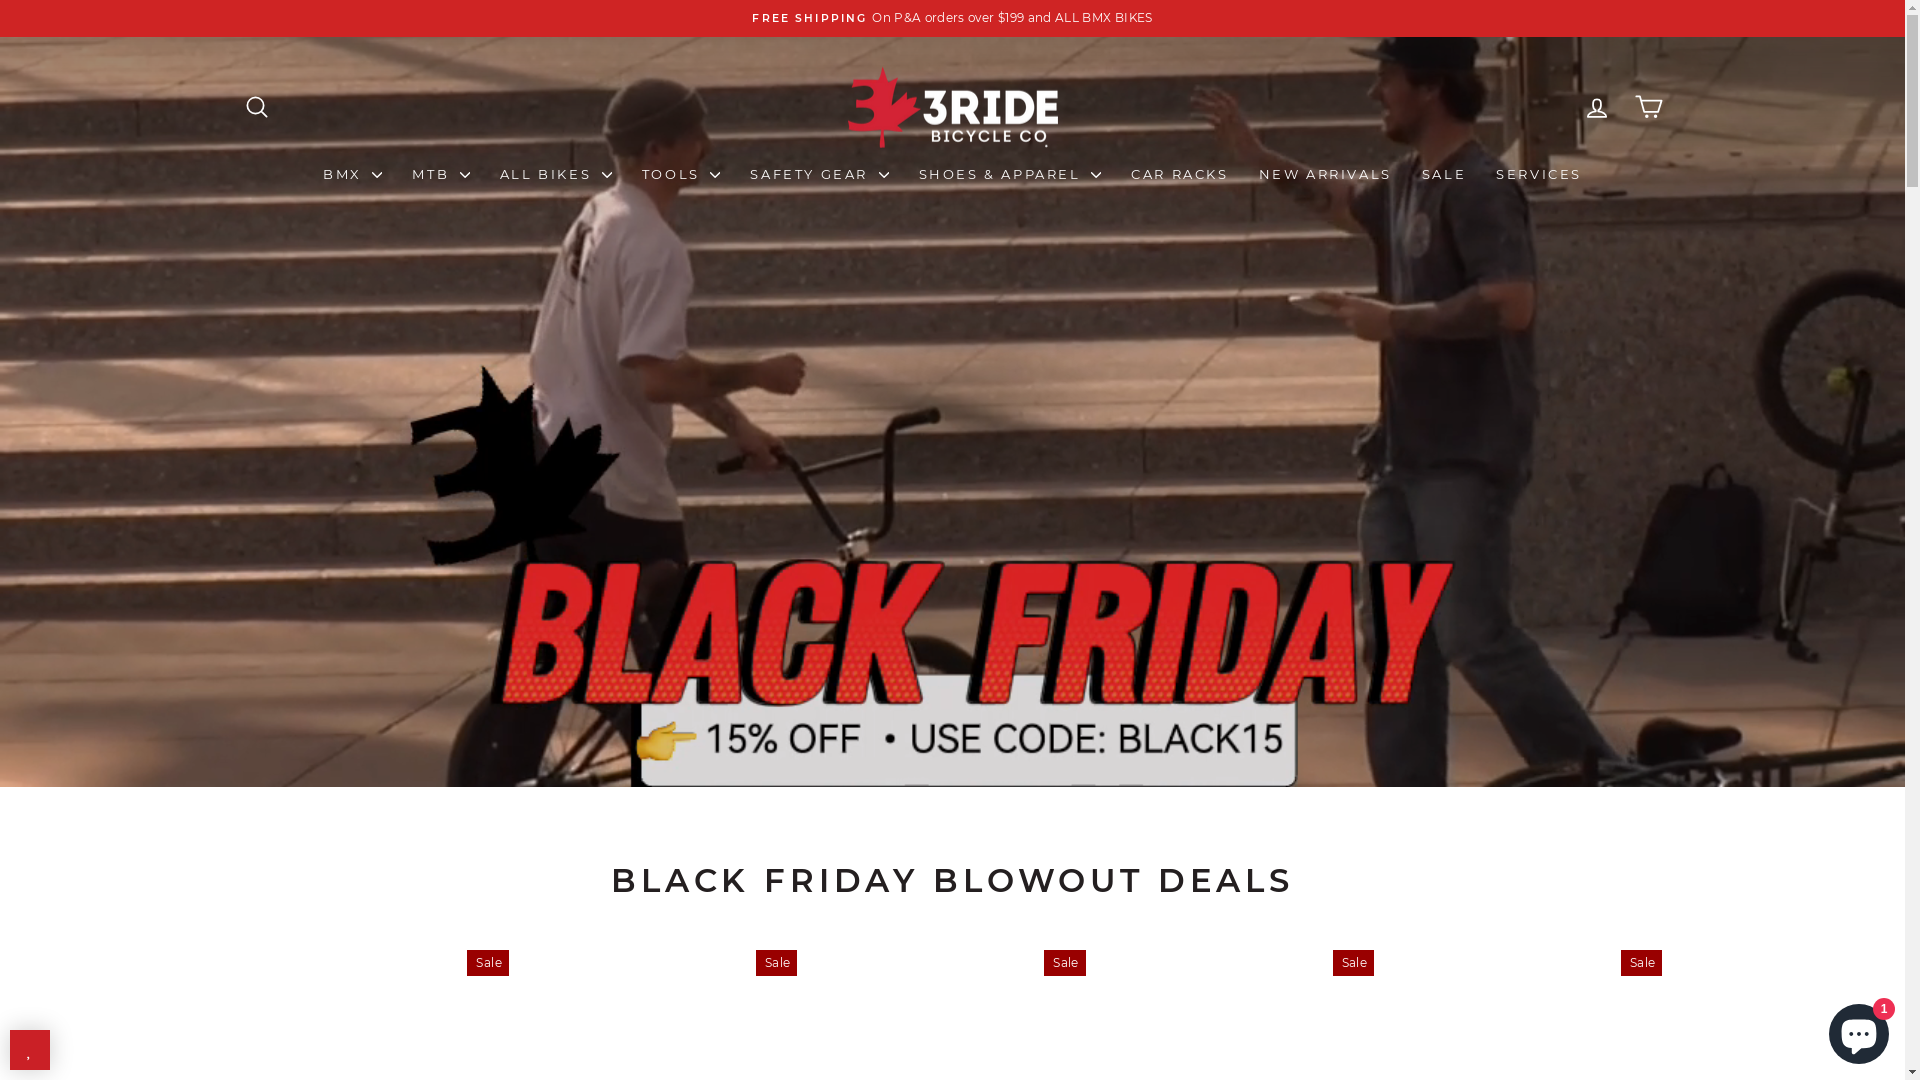  What do you see at coordinates (1568, 106) in the screenshot?
I see `'ACCOUNT` at bounding box center [1568, 106].